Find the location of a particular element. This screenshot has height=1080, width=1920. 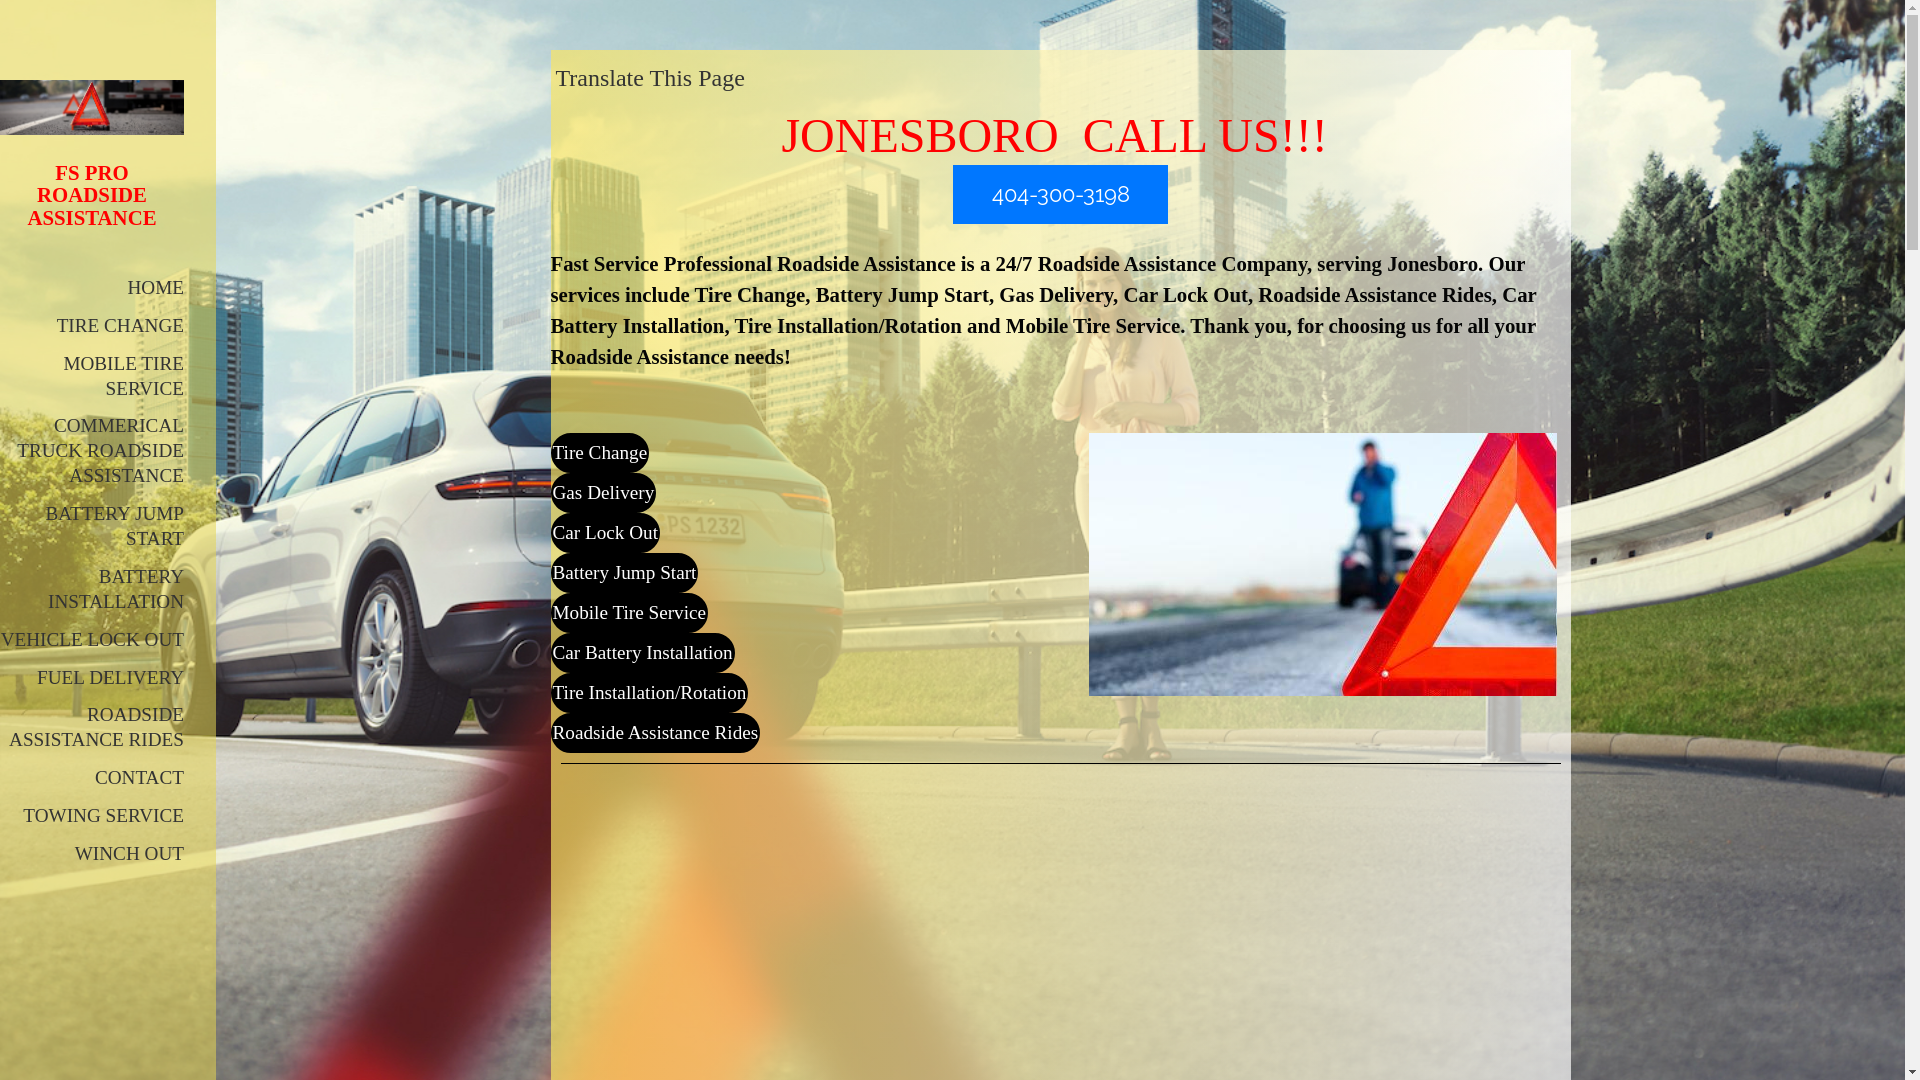

'TIRE CHANGE' is located at coordinates (119, 324).